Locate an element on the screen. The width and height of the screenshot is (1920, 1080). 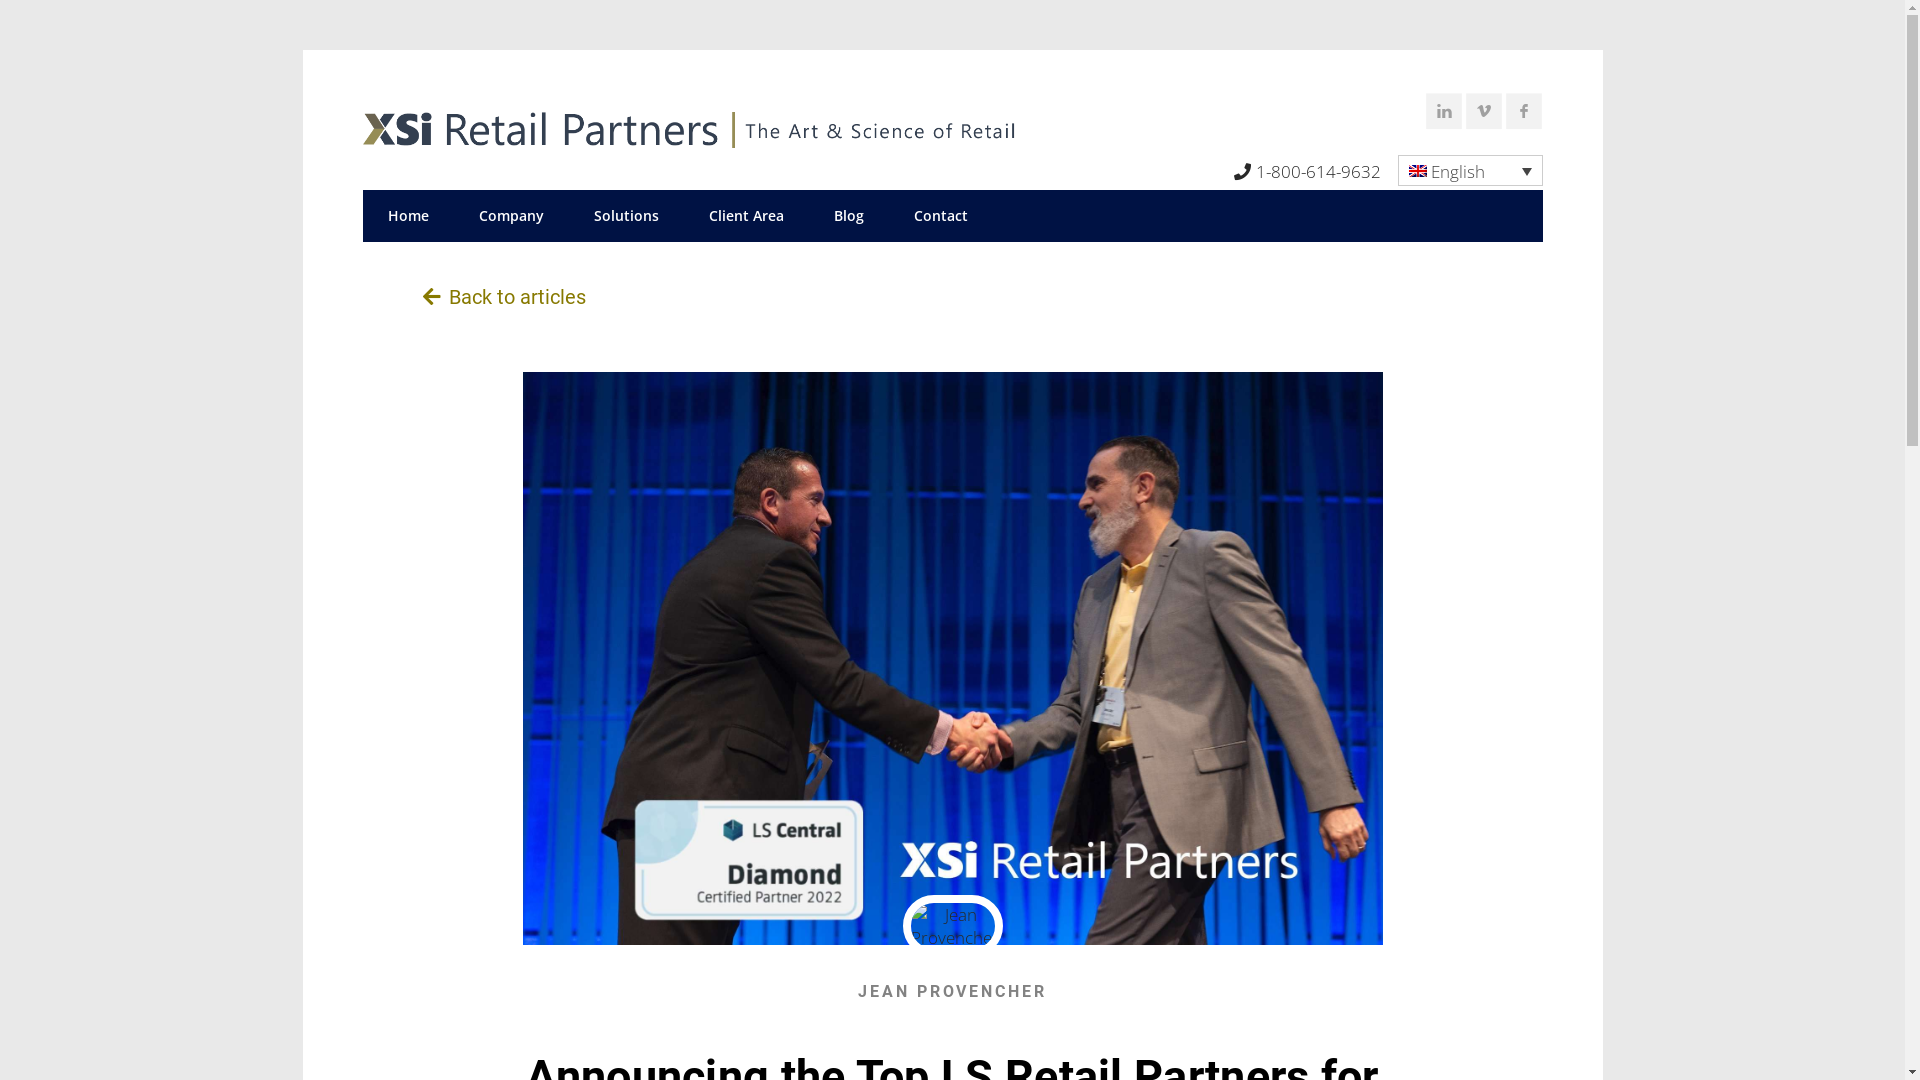
'Facebook' is located at coordinates (1525, 114).